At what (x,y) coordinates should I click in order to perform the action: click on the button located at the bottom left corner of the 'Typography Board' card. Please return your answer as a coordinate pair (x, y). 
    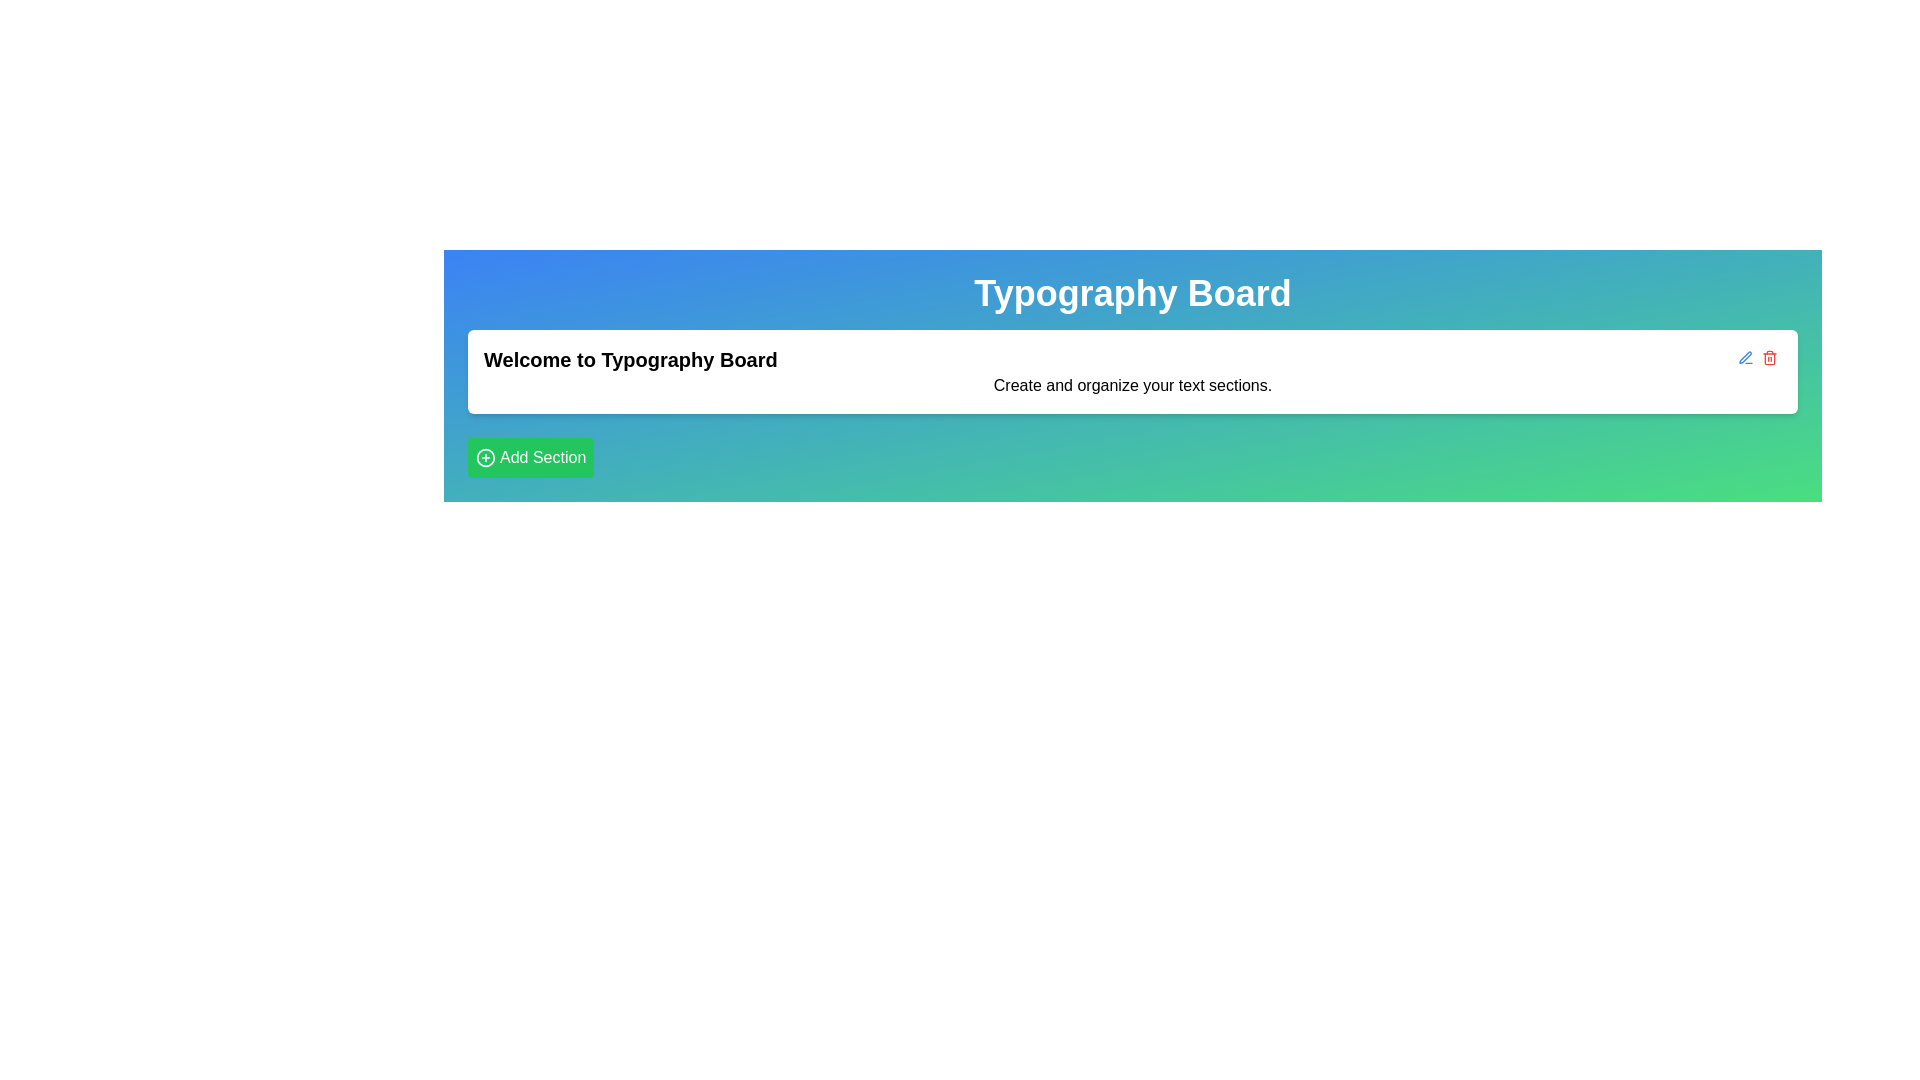
    Looking at the image, I should click on (531, 458).